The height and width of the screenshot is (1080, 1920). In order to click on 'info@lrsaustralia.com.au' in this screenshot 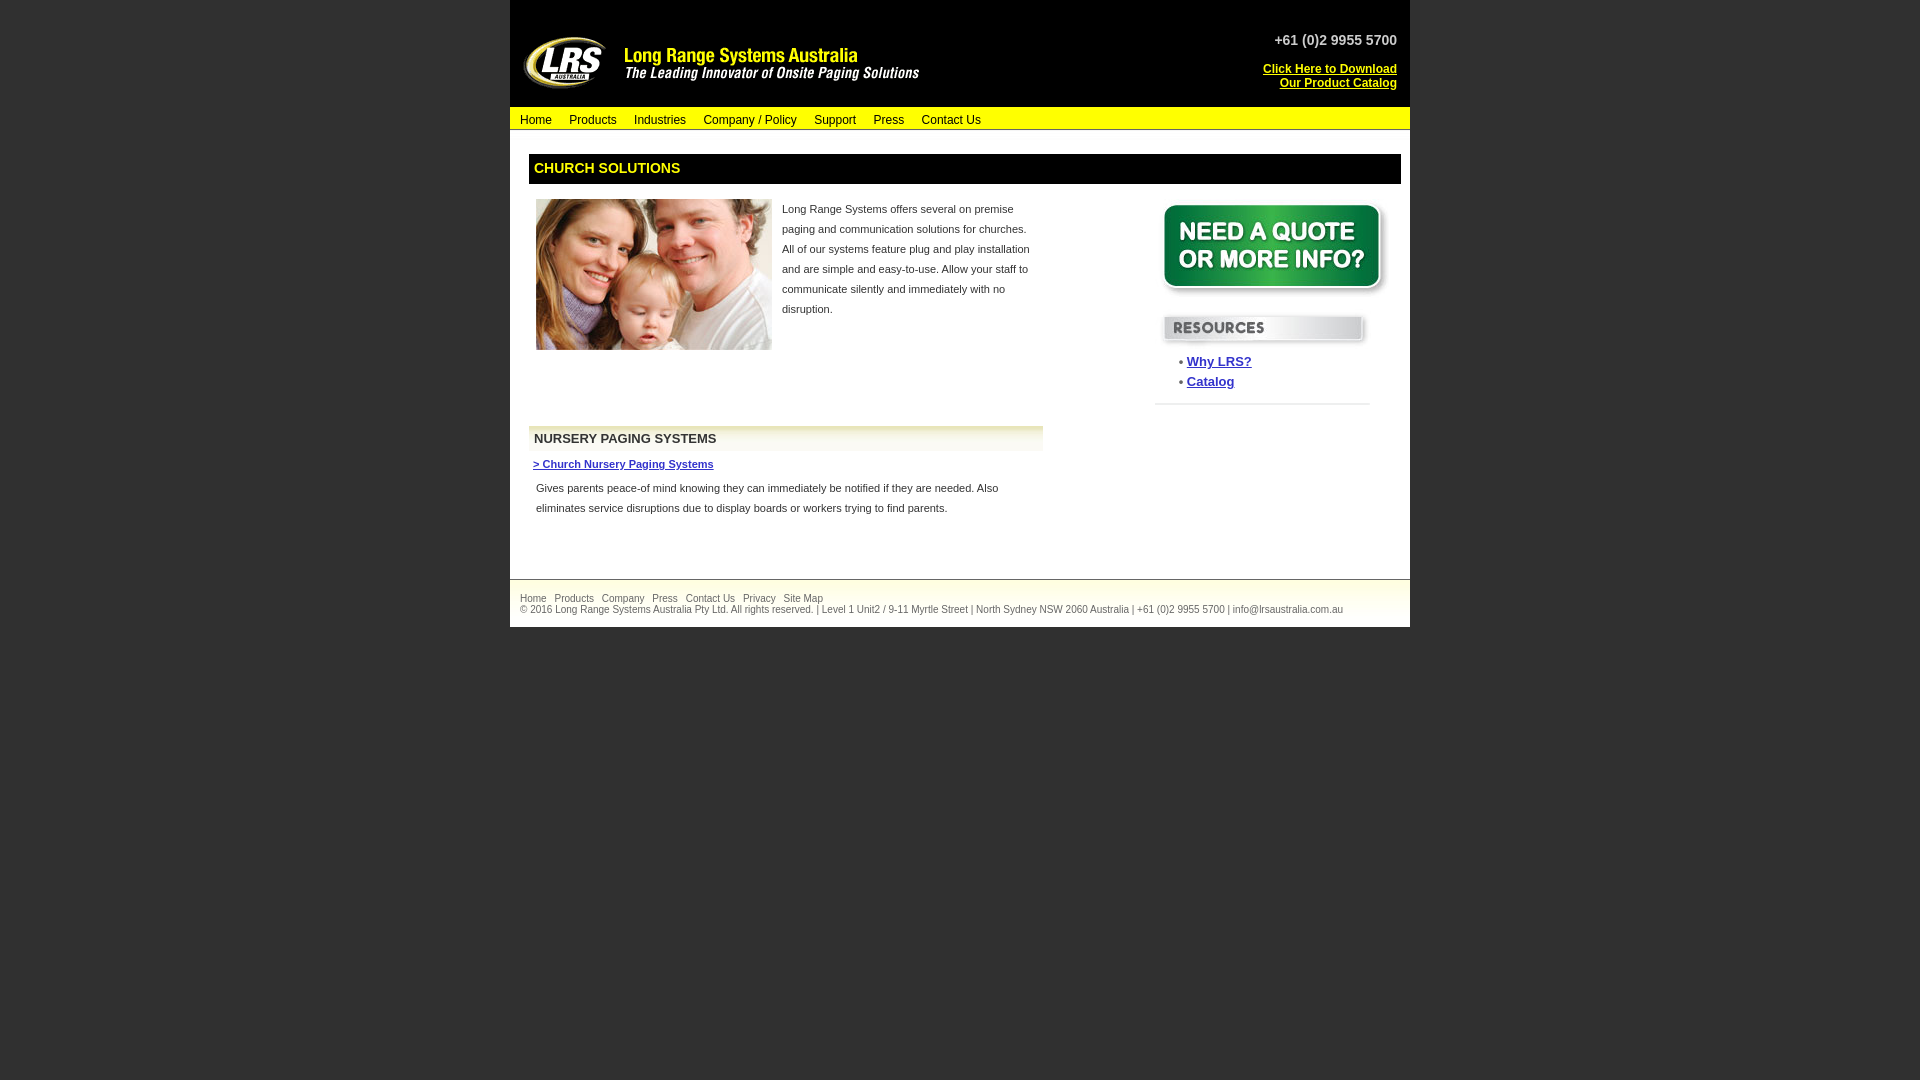, I will do `click(1232, 607)`.